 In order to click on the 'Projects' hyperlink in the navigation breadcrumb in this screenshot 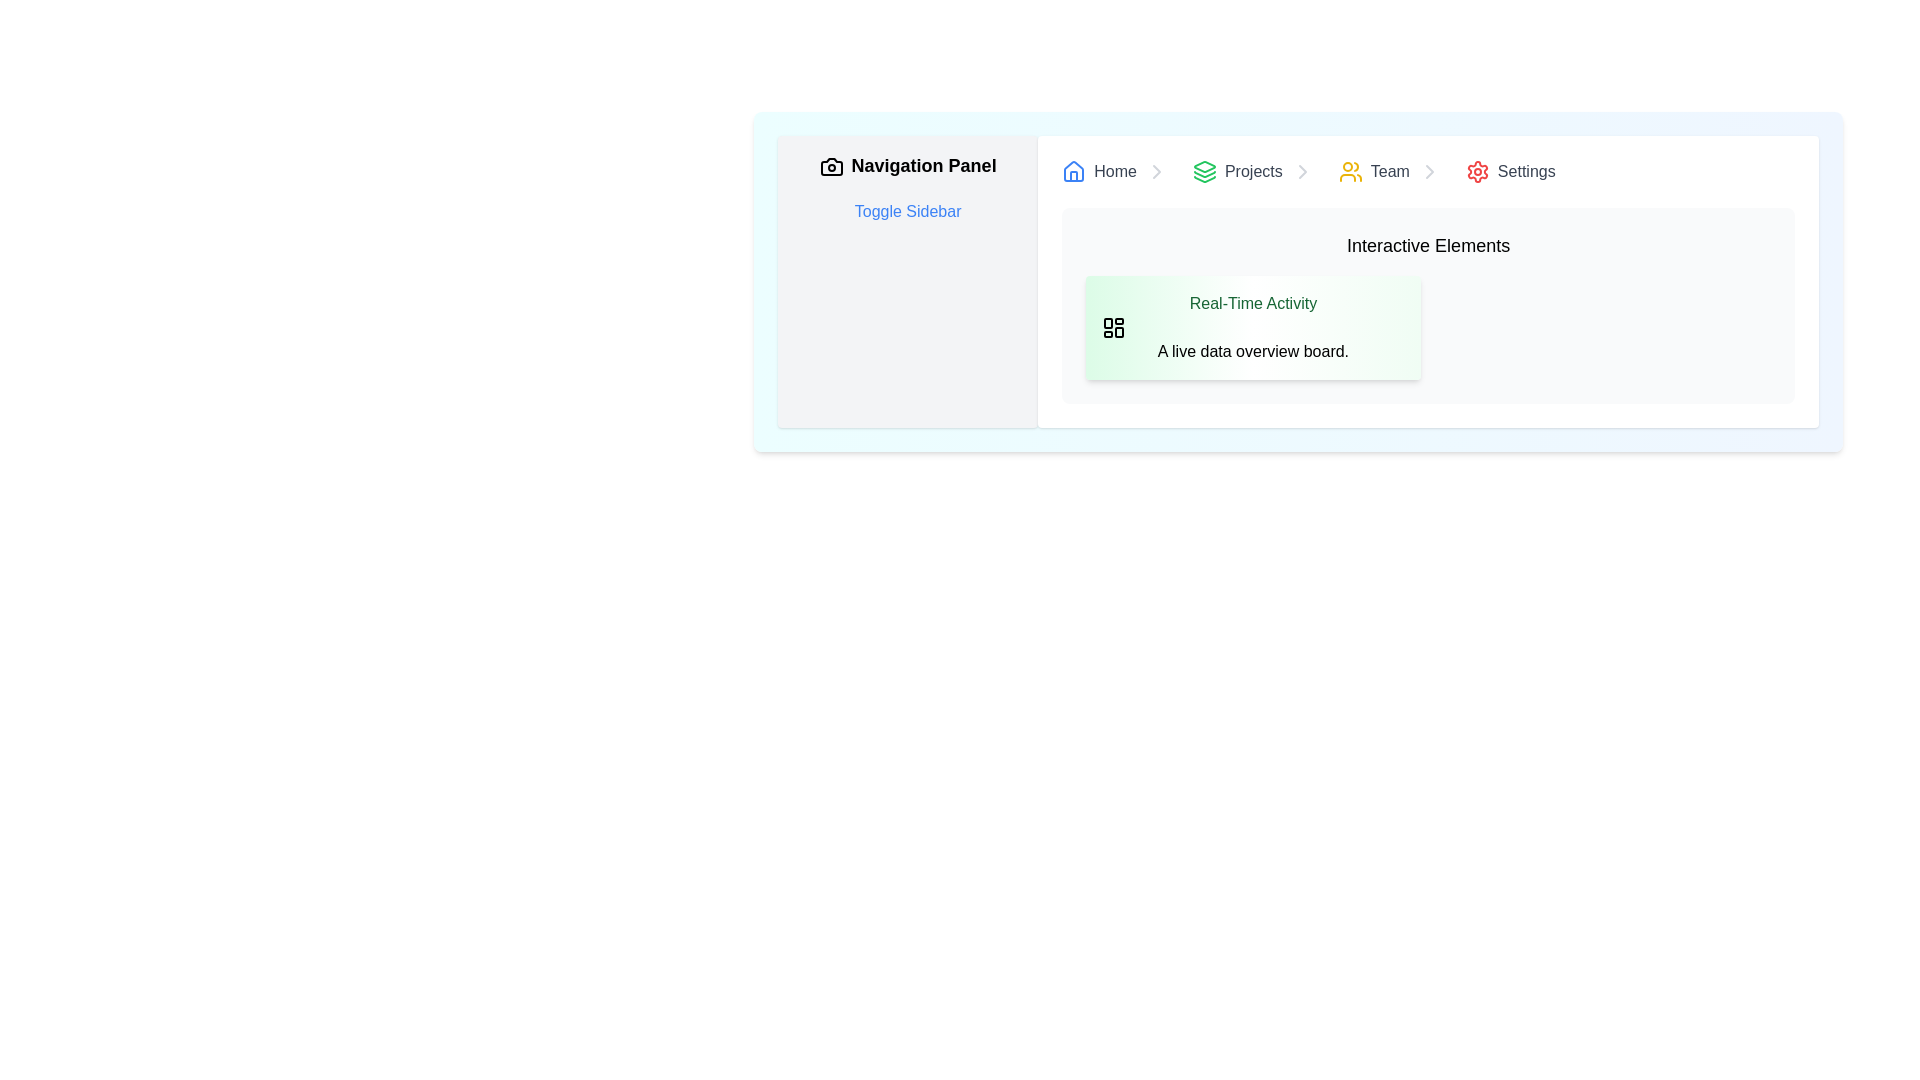, I will do `click(1256, 171)`.